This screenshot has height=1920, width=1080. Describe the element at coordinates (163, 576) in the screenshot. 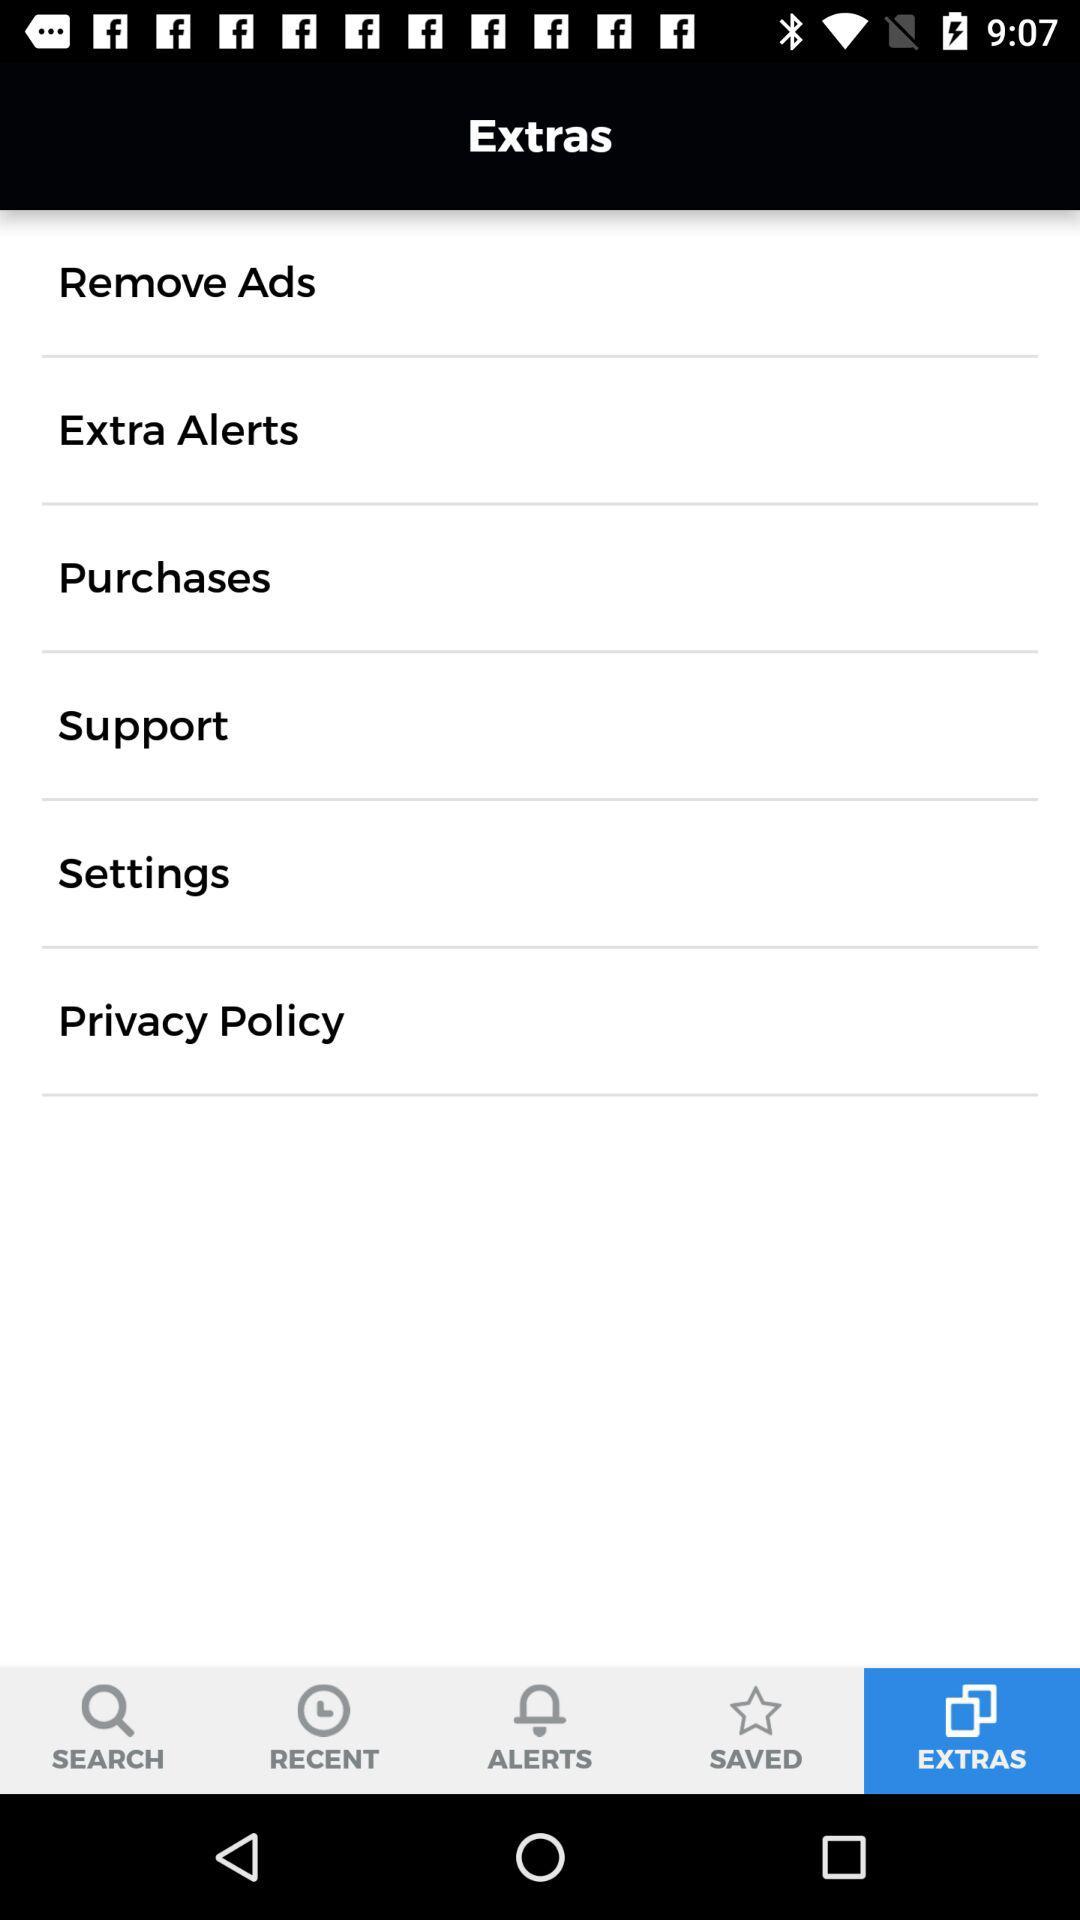

I see `purchases icon` at that location.